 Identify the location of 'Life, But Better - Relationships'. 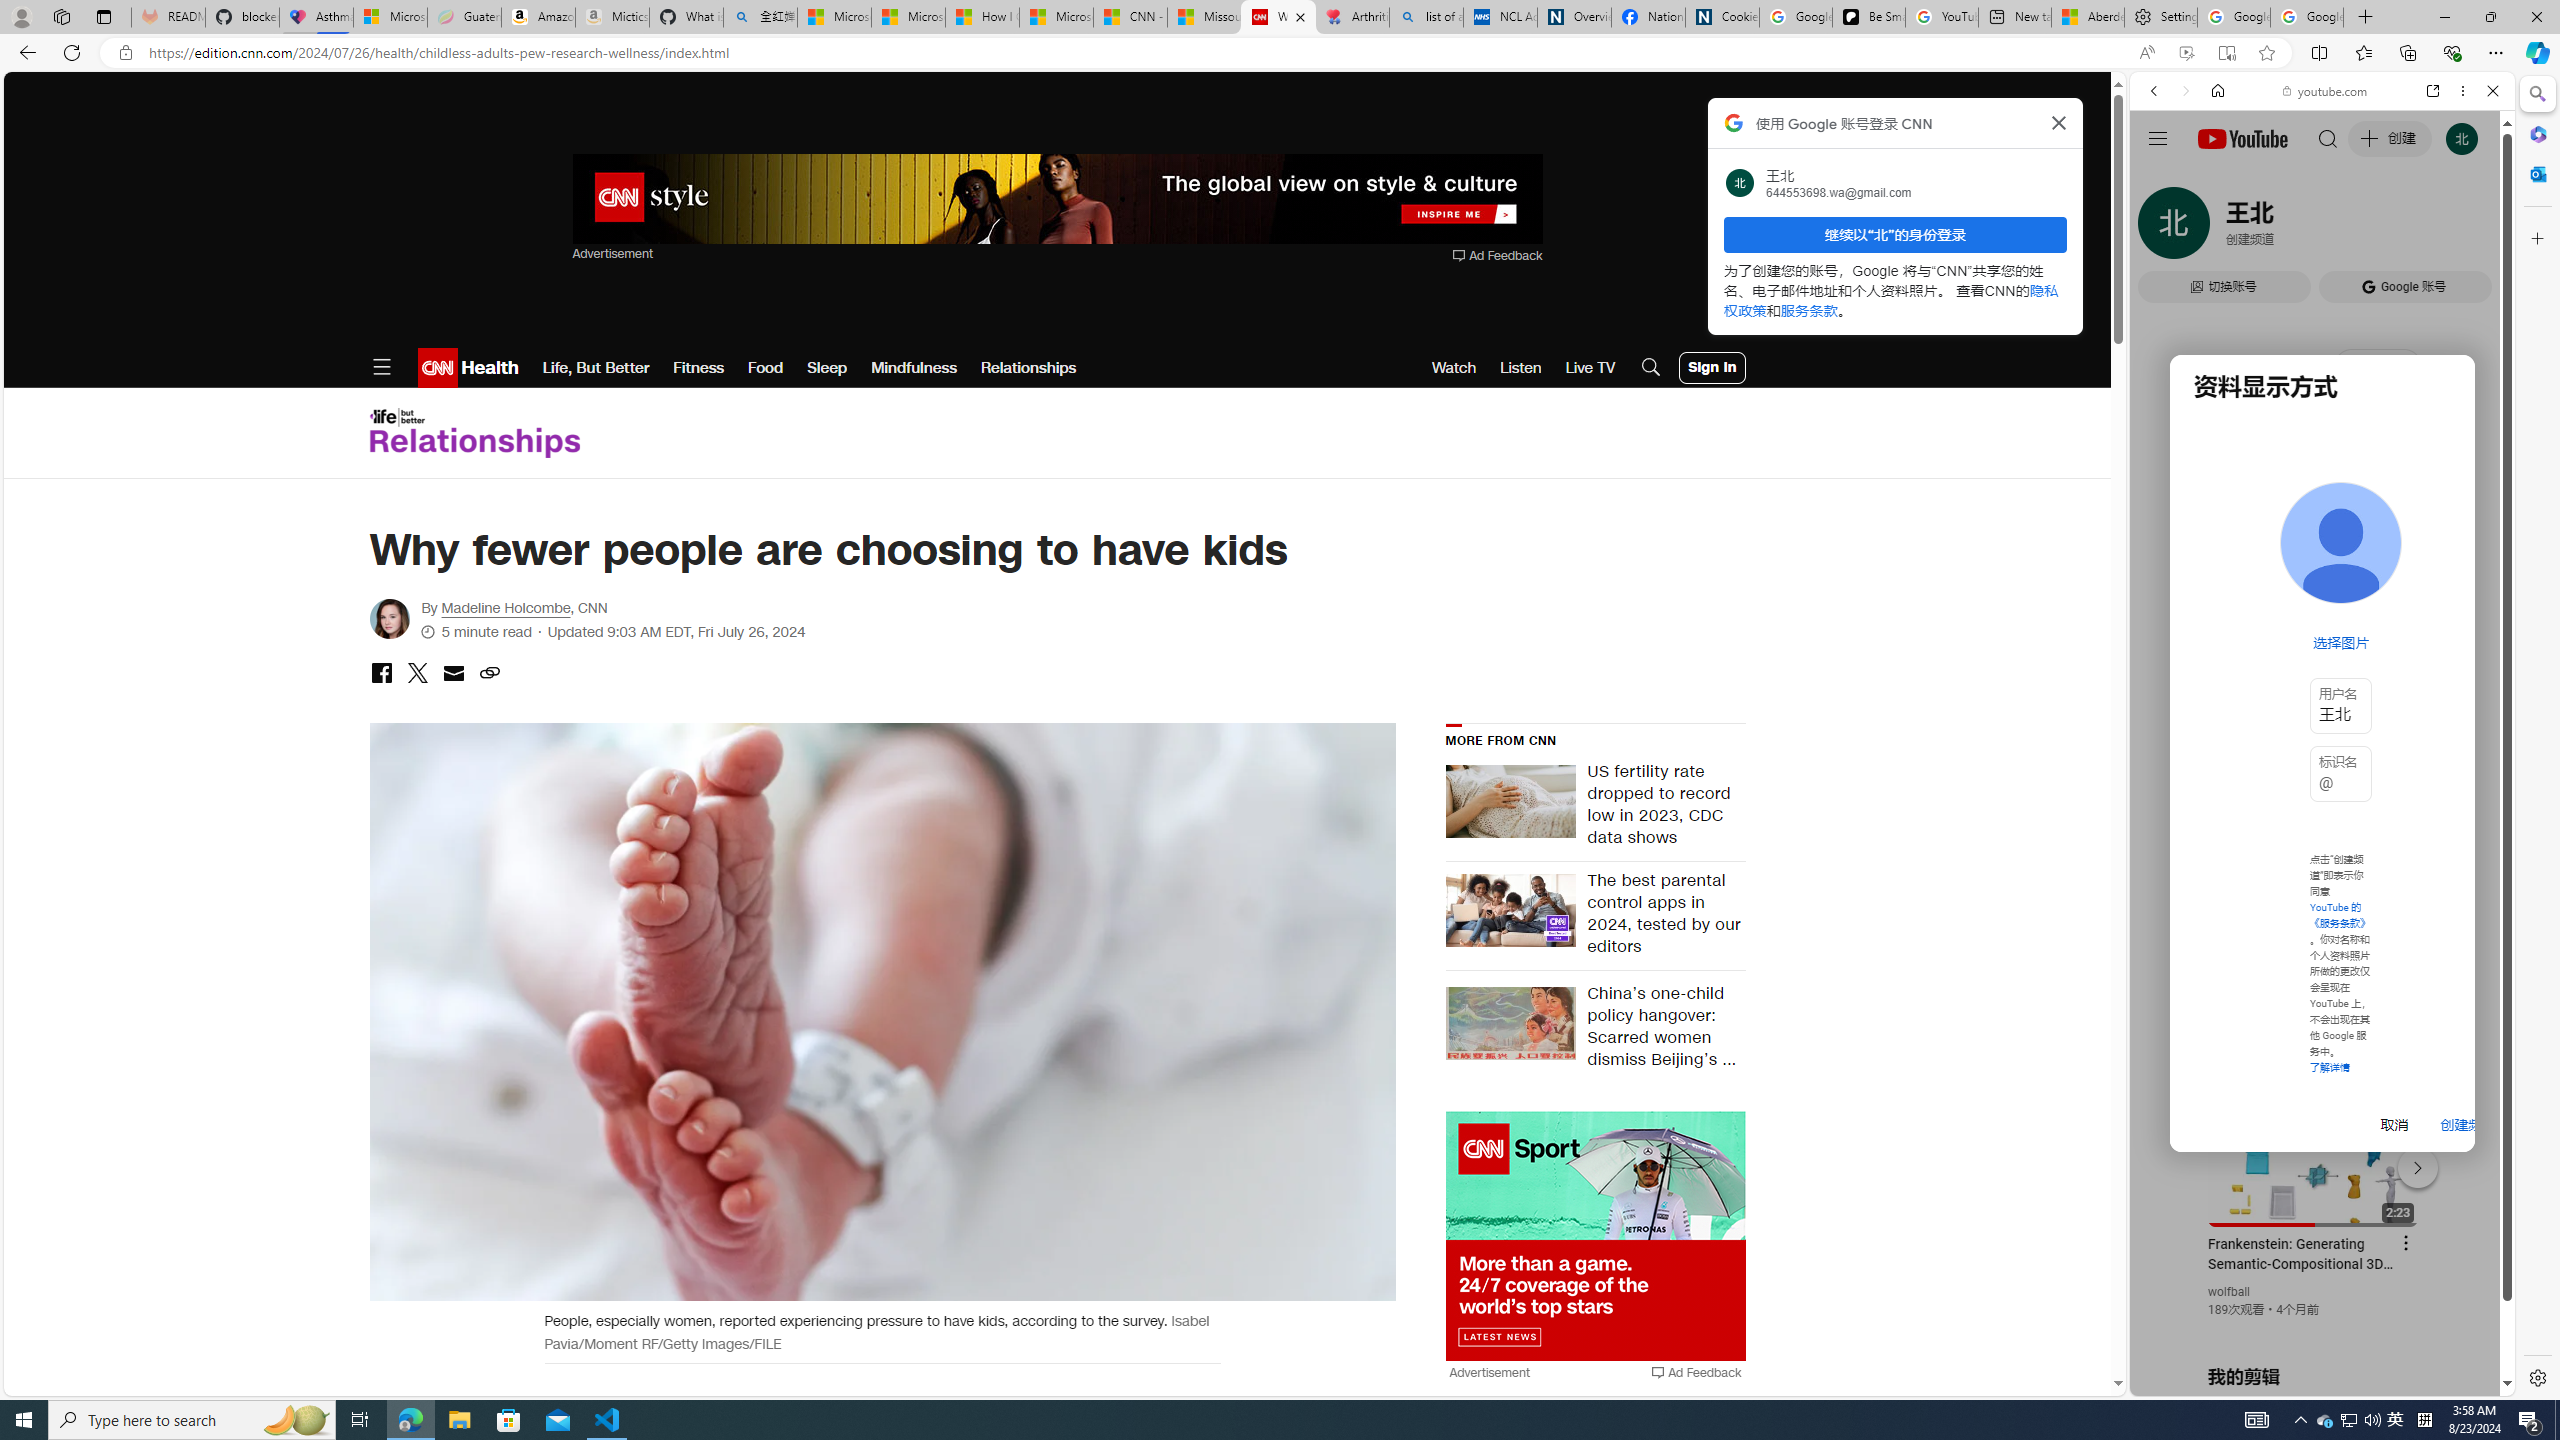
(473, 432).